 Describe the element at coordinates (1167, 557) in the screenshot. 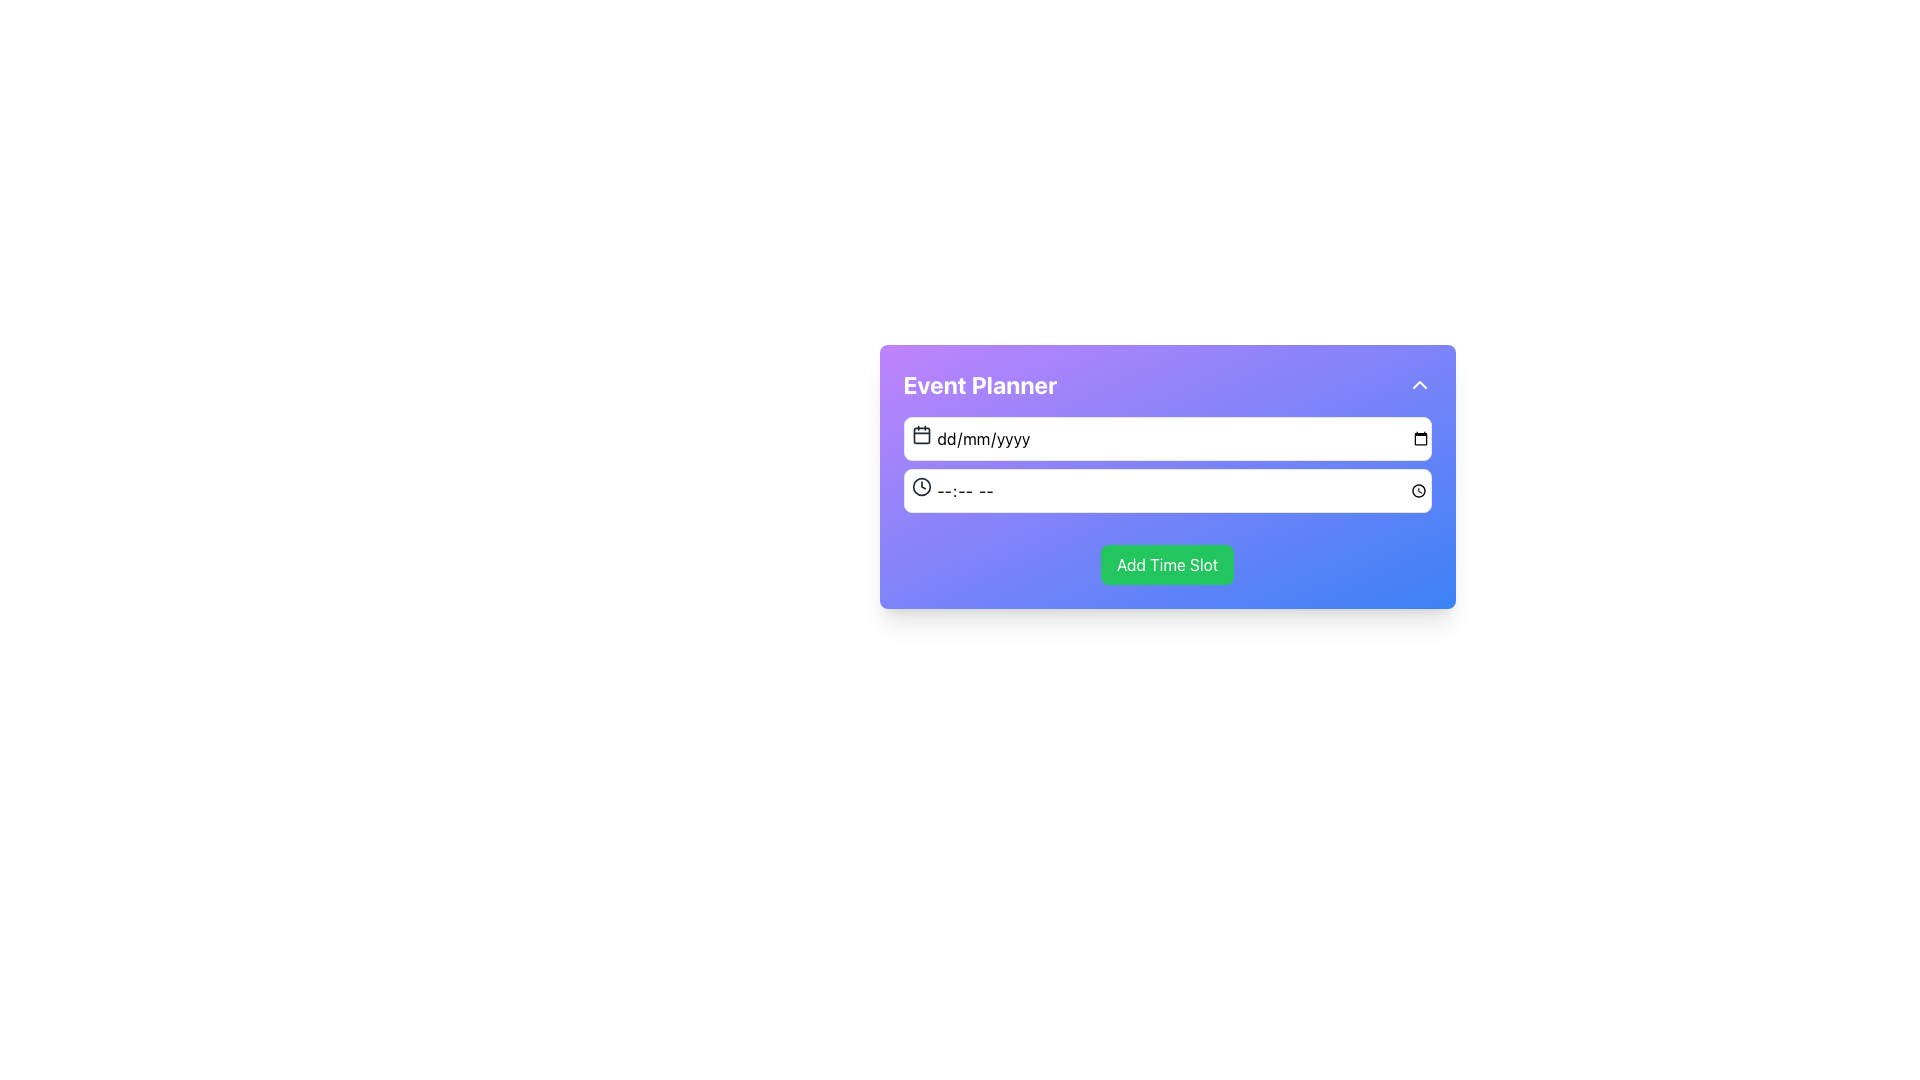

I see `the green button located at the bottom center of the 'Event Planner' panel` at that location.